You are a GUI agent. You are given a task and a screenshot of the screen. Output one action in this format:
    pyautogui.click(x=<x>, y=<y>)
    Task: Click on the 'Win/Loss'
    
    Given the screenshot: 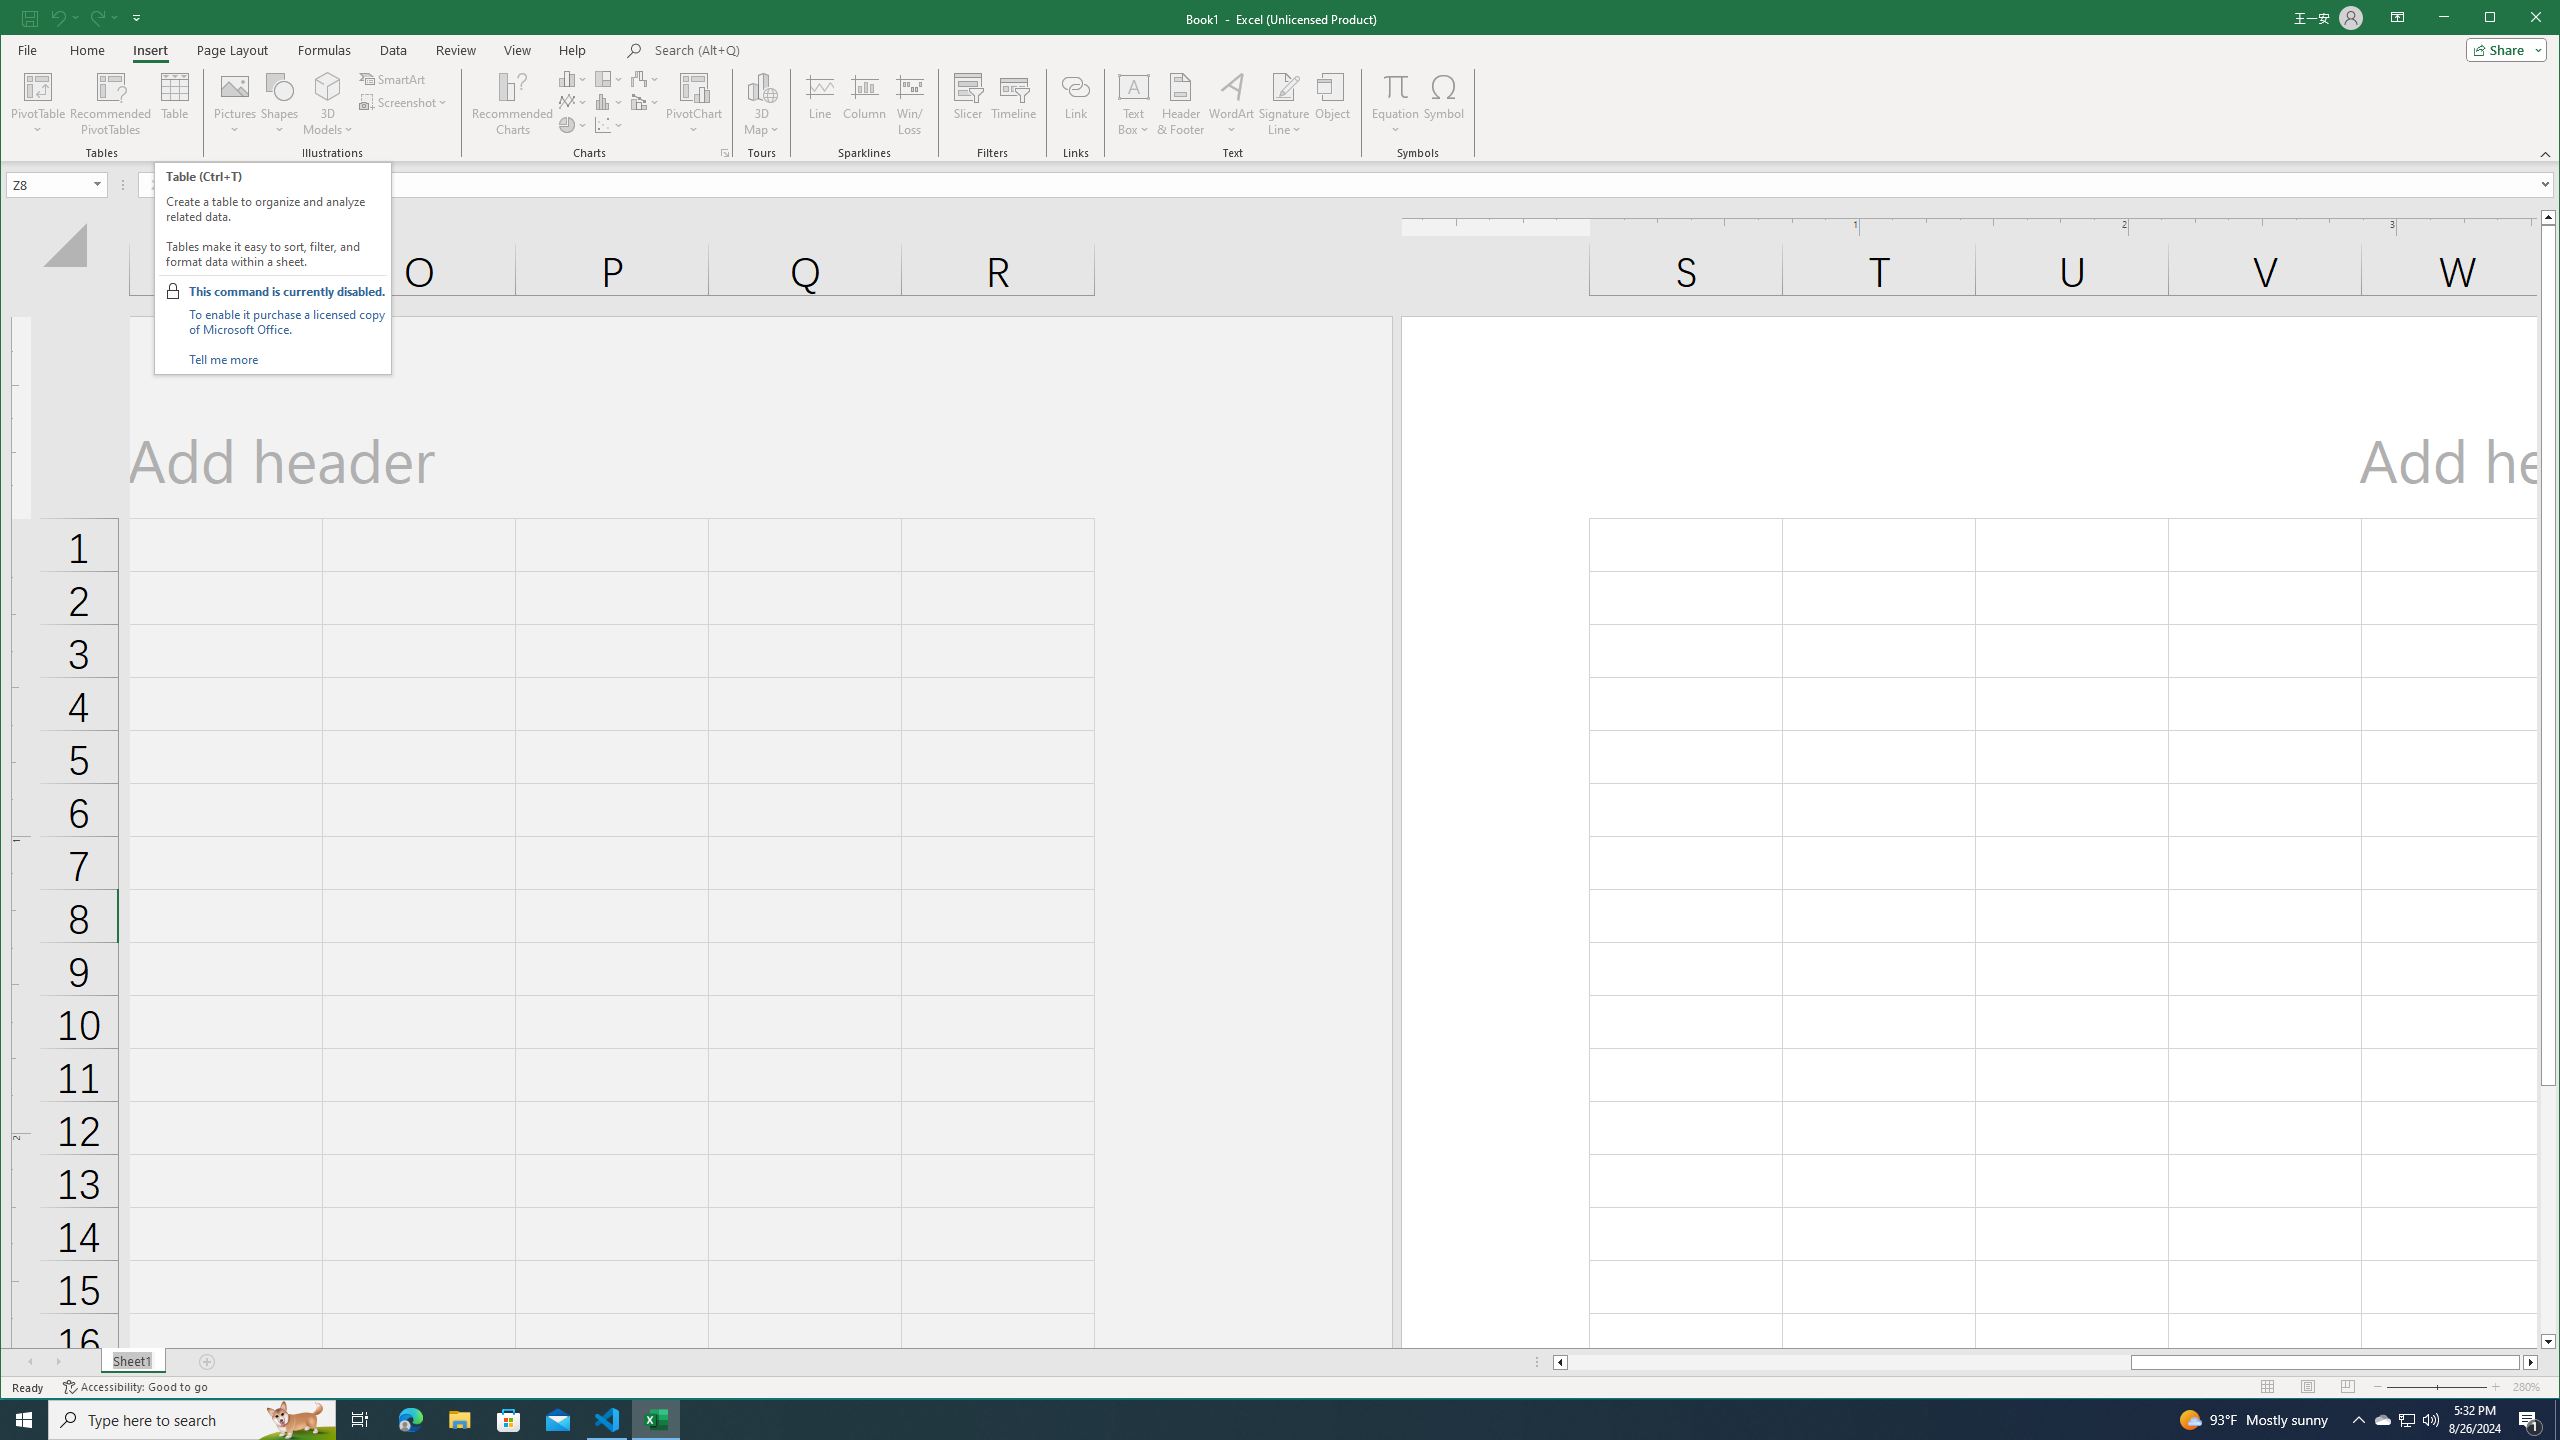 What is the action you would take?
    pyautogui.click(x=909, y=103)
    